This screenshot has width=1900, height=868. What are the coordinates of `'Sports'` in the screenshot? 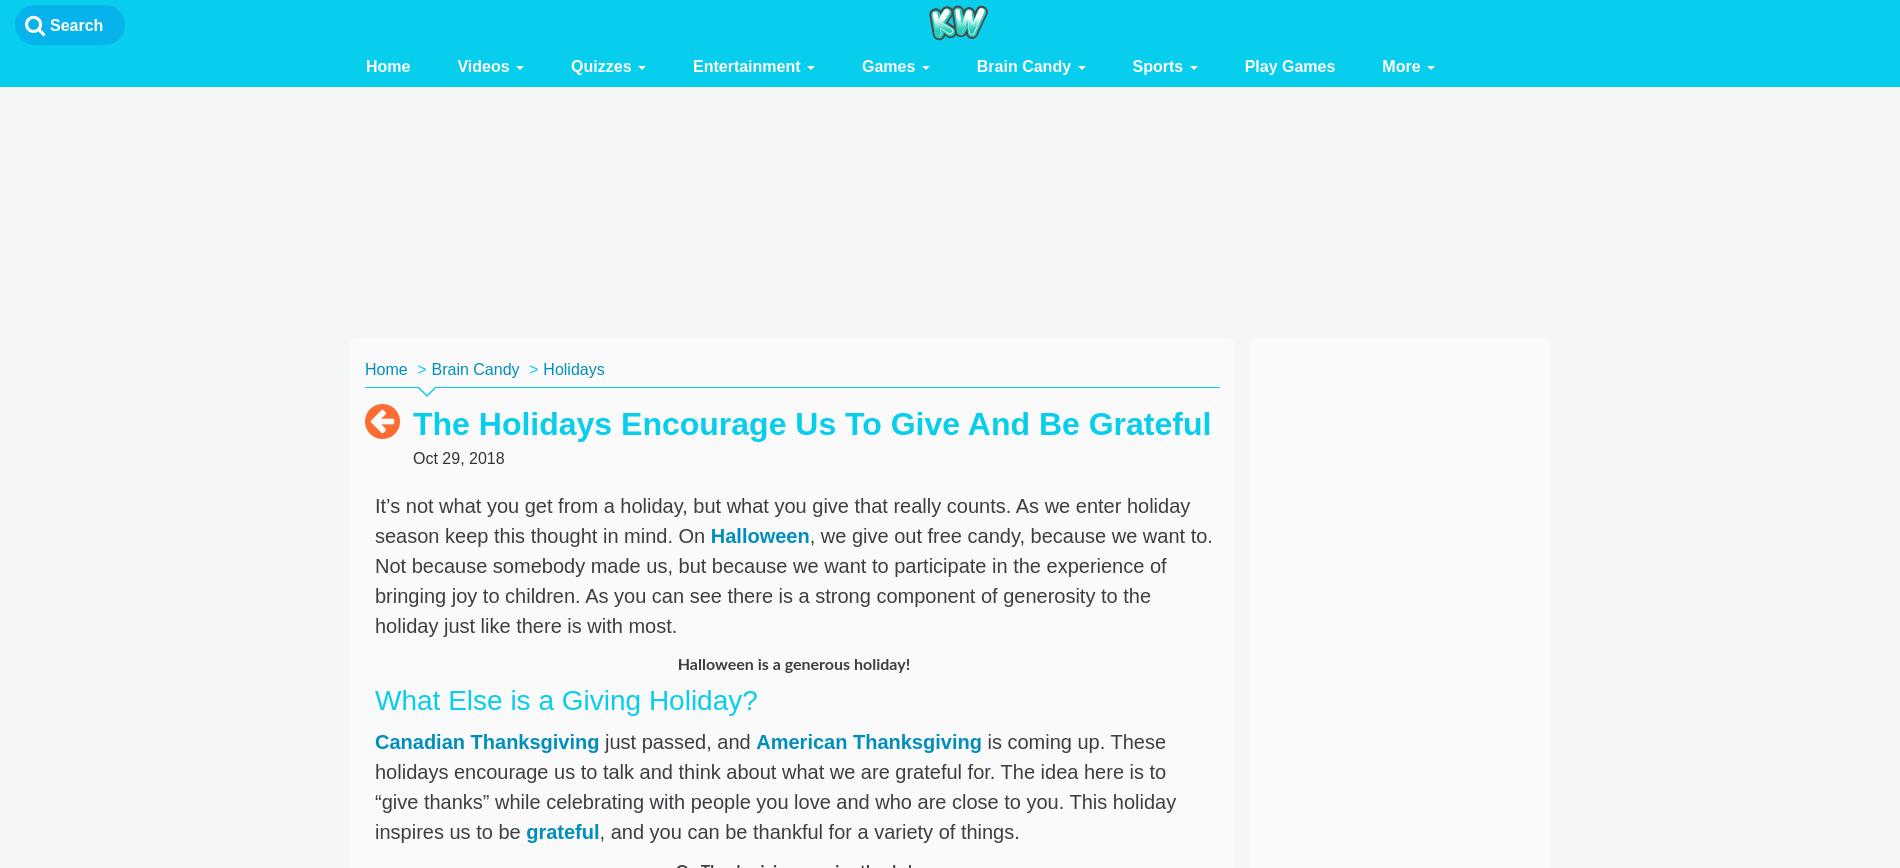 It's located at (1159, 66).